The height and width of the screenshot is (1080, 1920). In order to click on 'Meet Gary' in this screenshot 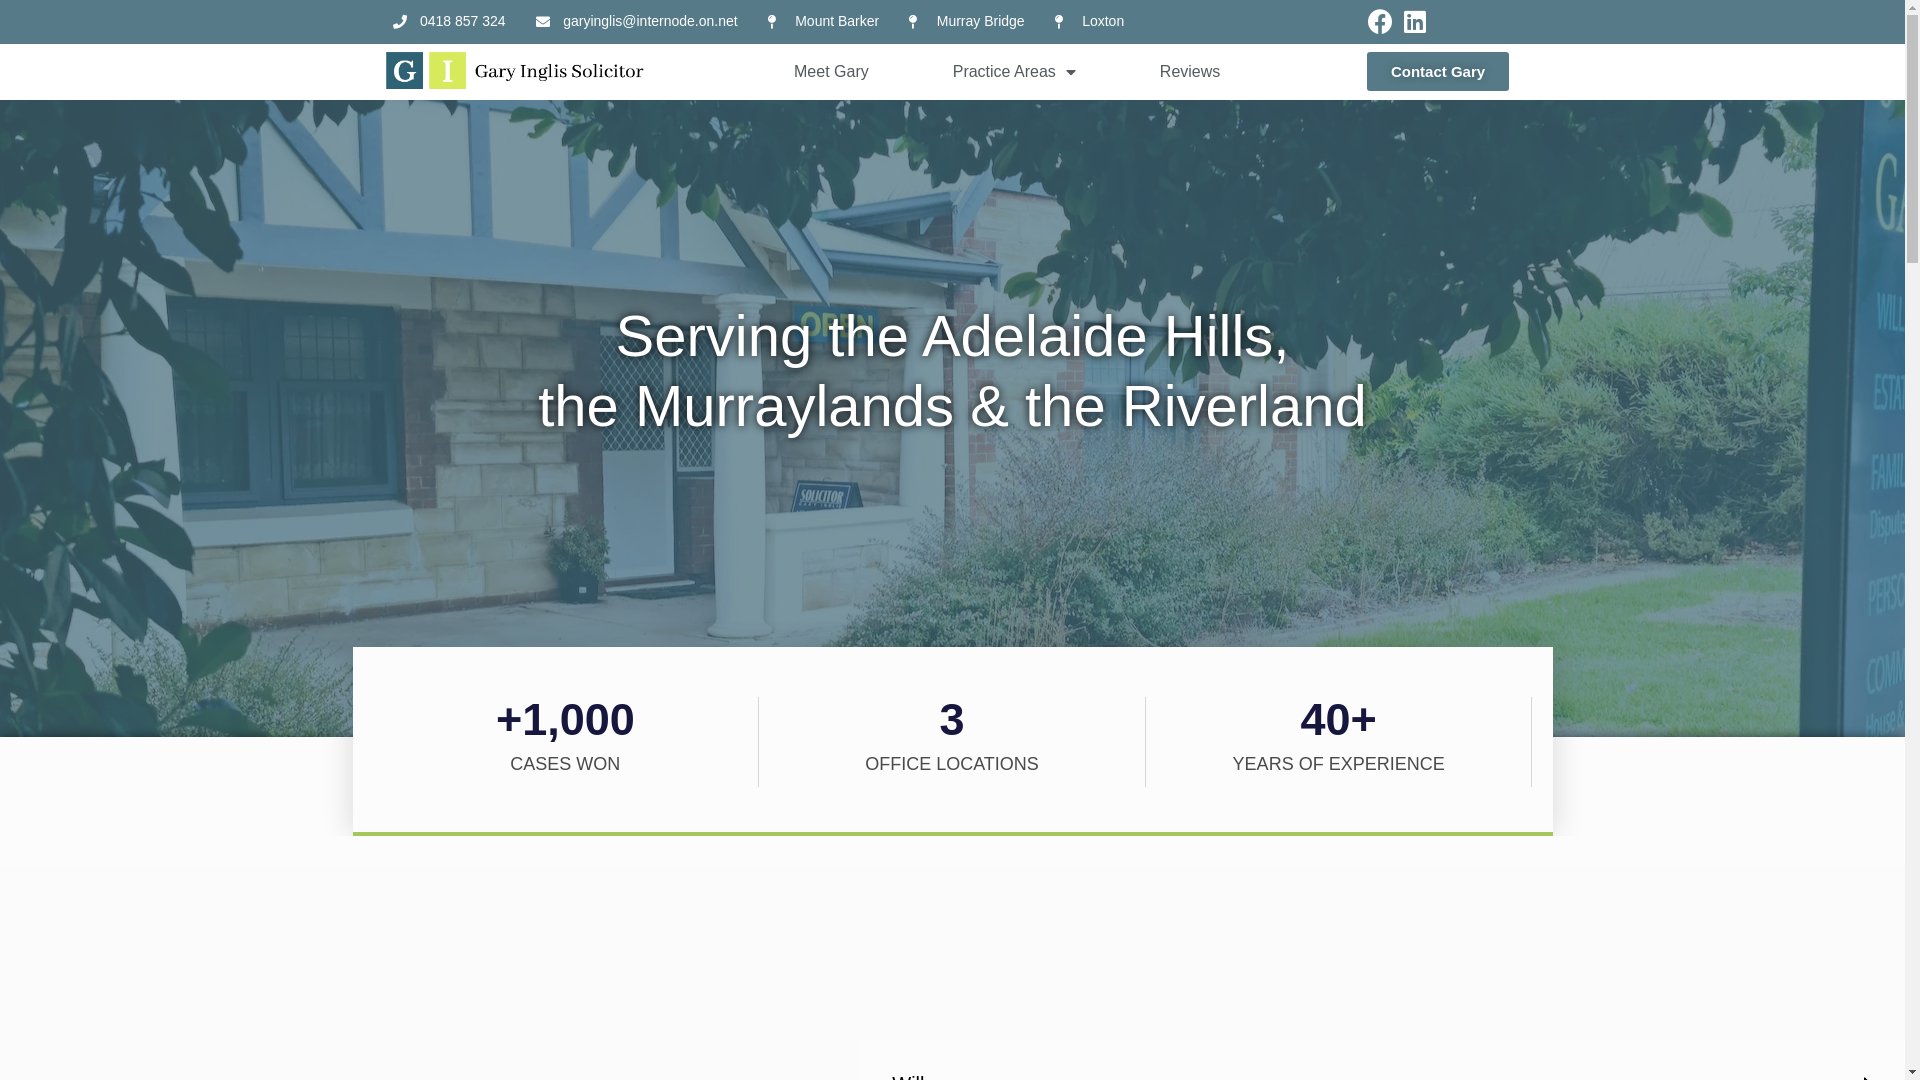, I will do `click(831, 71)`.